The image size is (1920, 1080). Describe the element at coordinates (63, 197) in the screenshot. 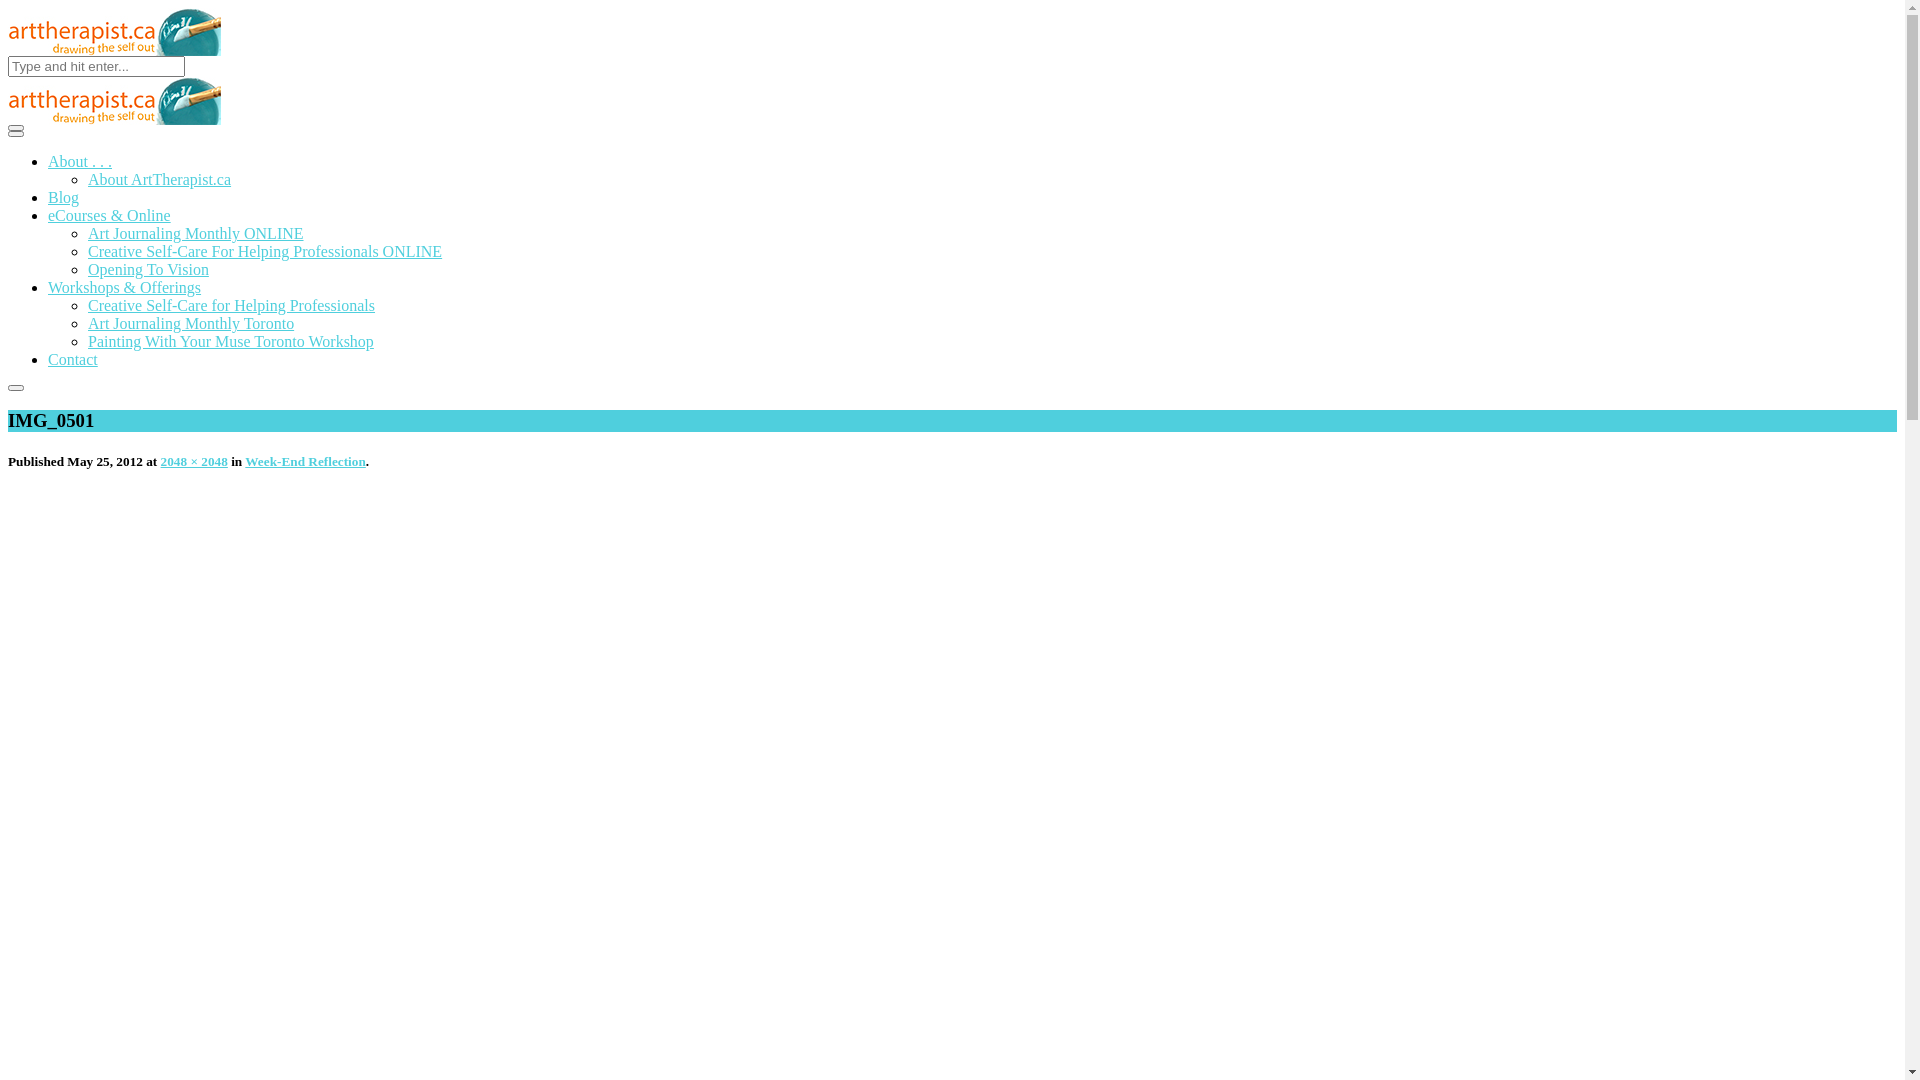

I see `'Blog'` at that location.